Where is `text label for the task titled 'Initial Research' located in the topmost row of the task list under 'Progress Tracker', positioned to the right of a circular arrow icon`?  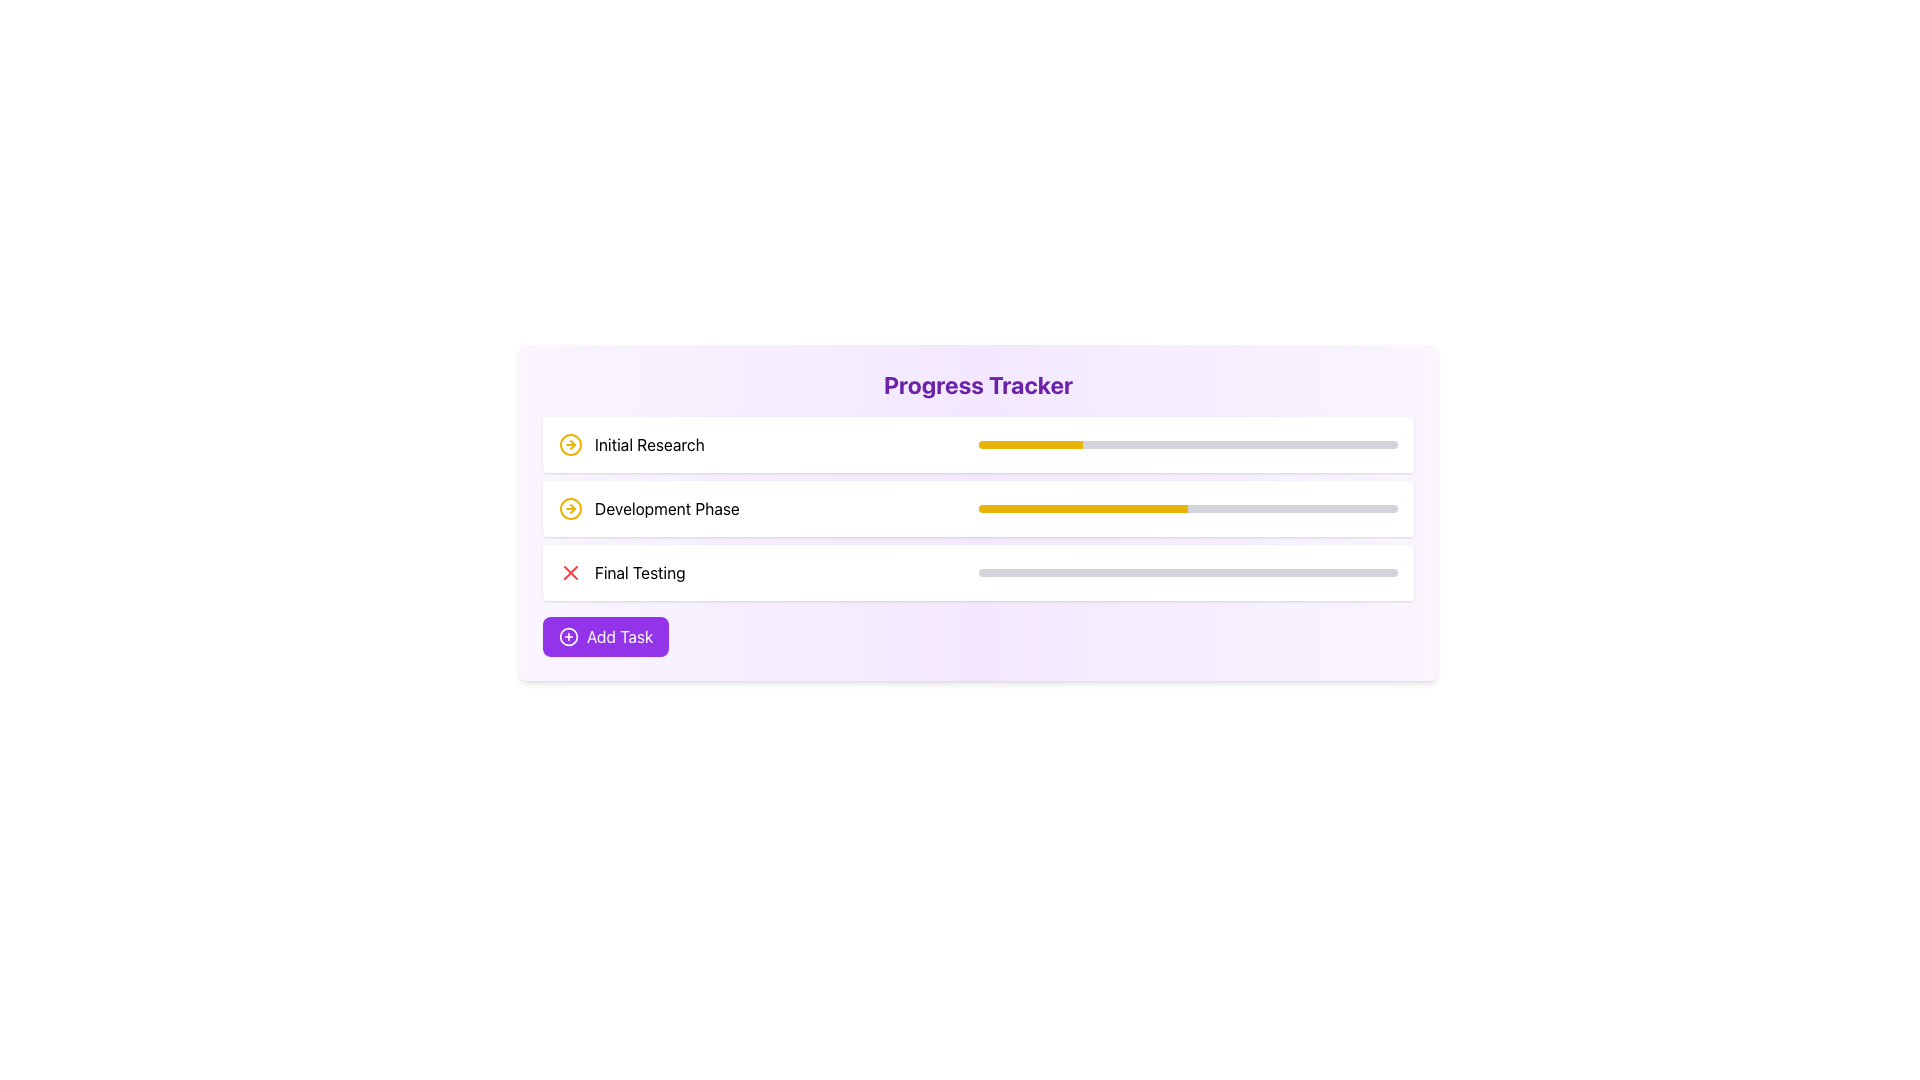
text label for the task titled 'Initial Research' located in the topmost row of the task list under 'Progress Tracker', positioned to the right of a circular arrow icon is located at coordinates (649, 443).